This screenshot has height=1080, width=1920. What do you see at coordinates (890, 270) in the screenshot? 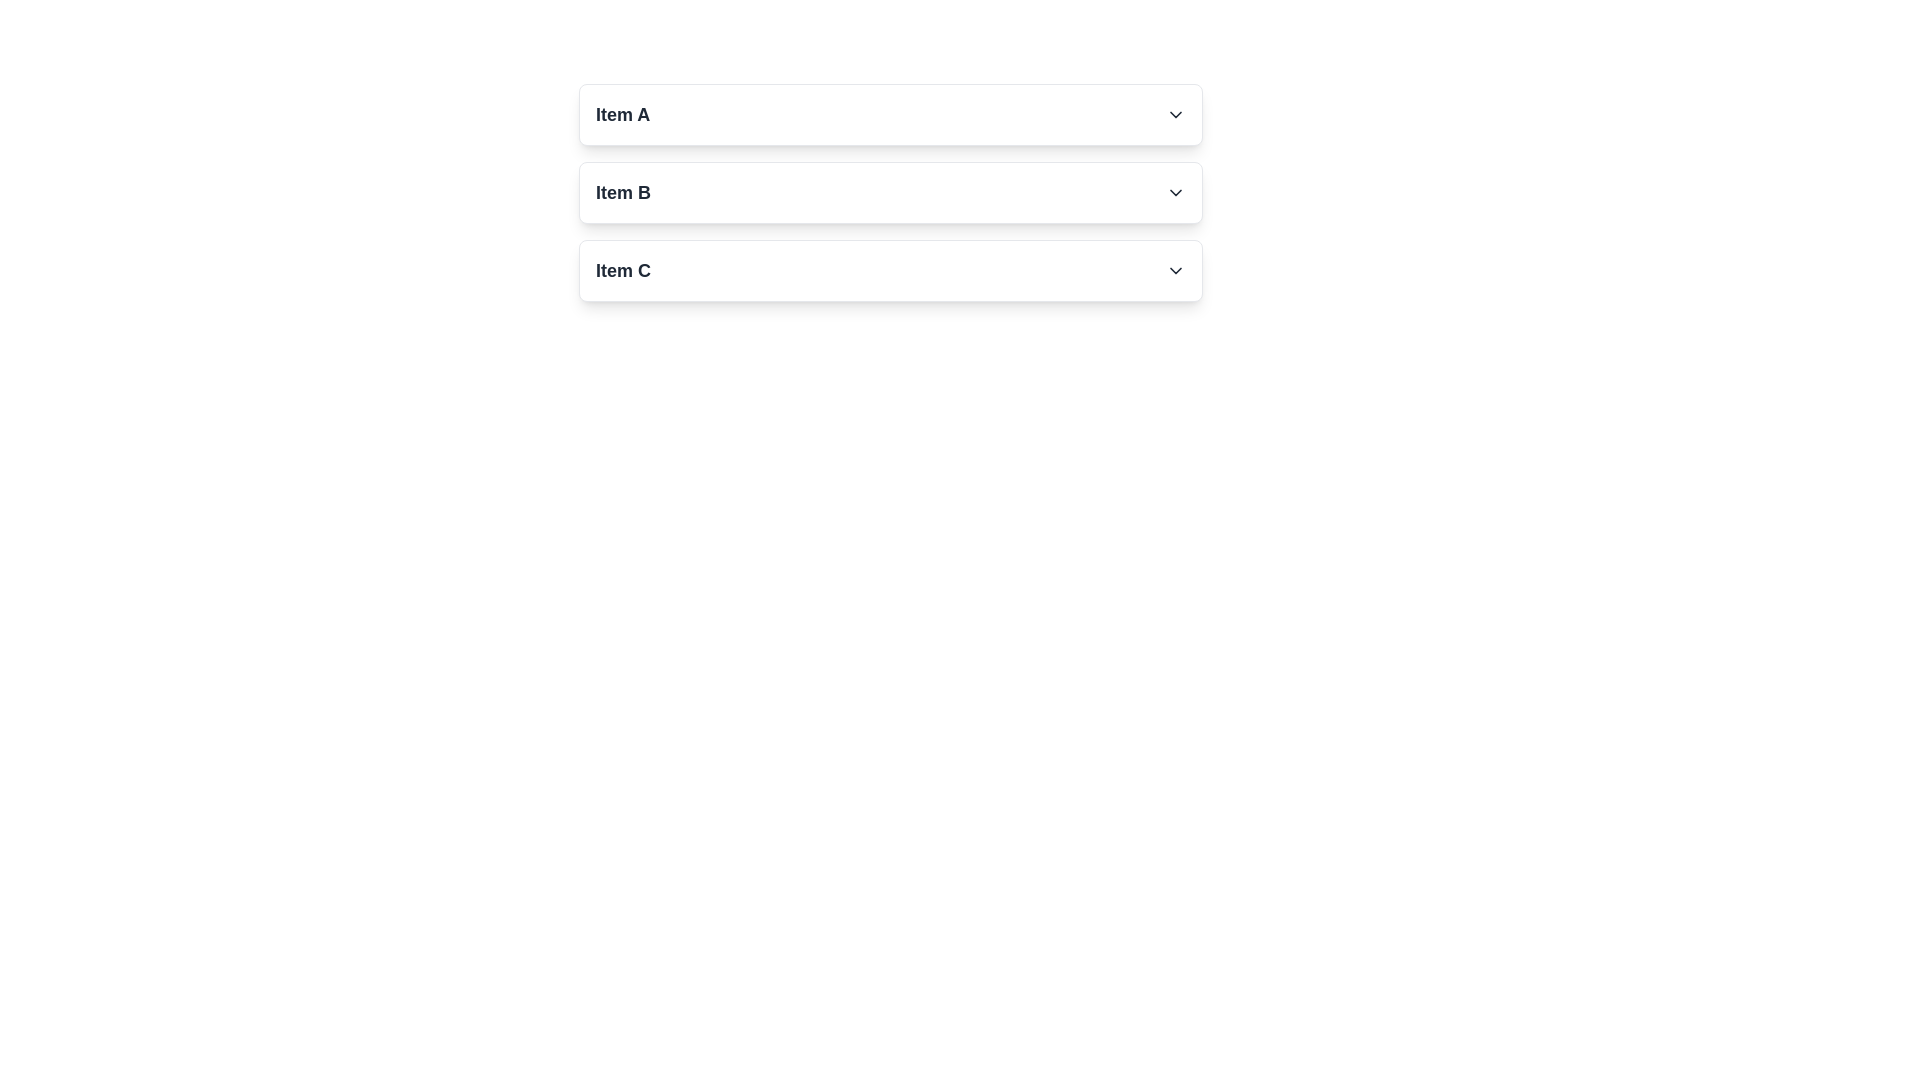
I see `the Dropdown or List Item labeled 'Item C'` at bounding box center [890, 270].